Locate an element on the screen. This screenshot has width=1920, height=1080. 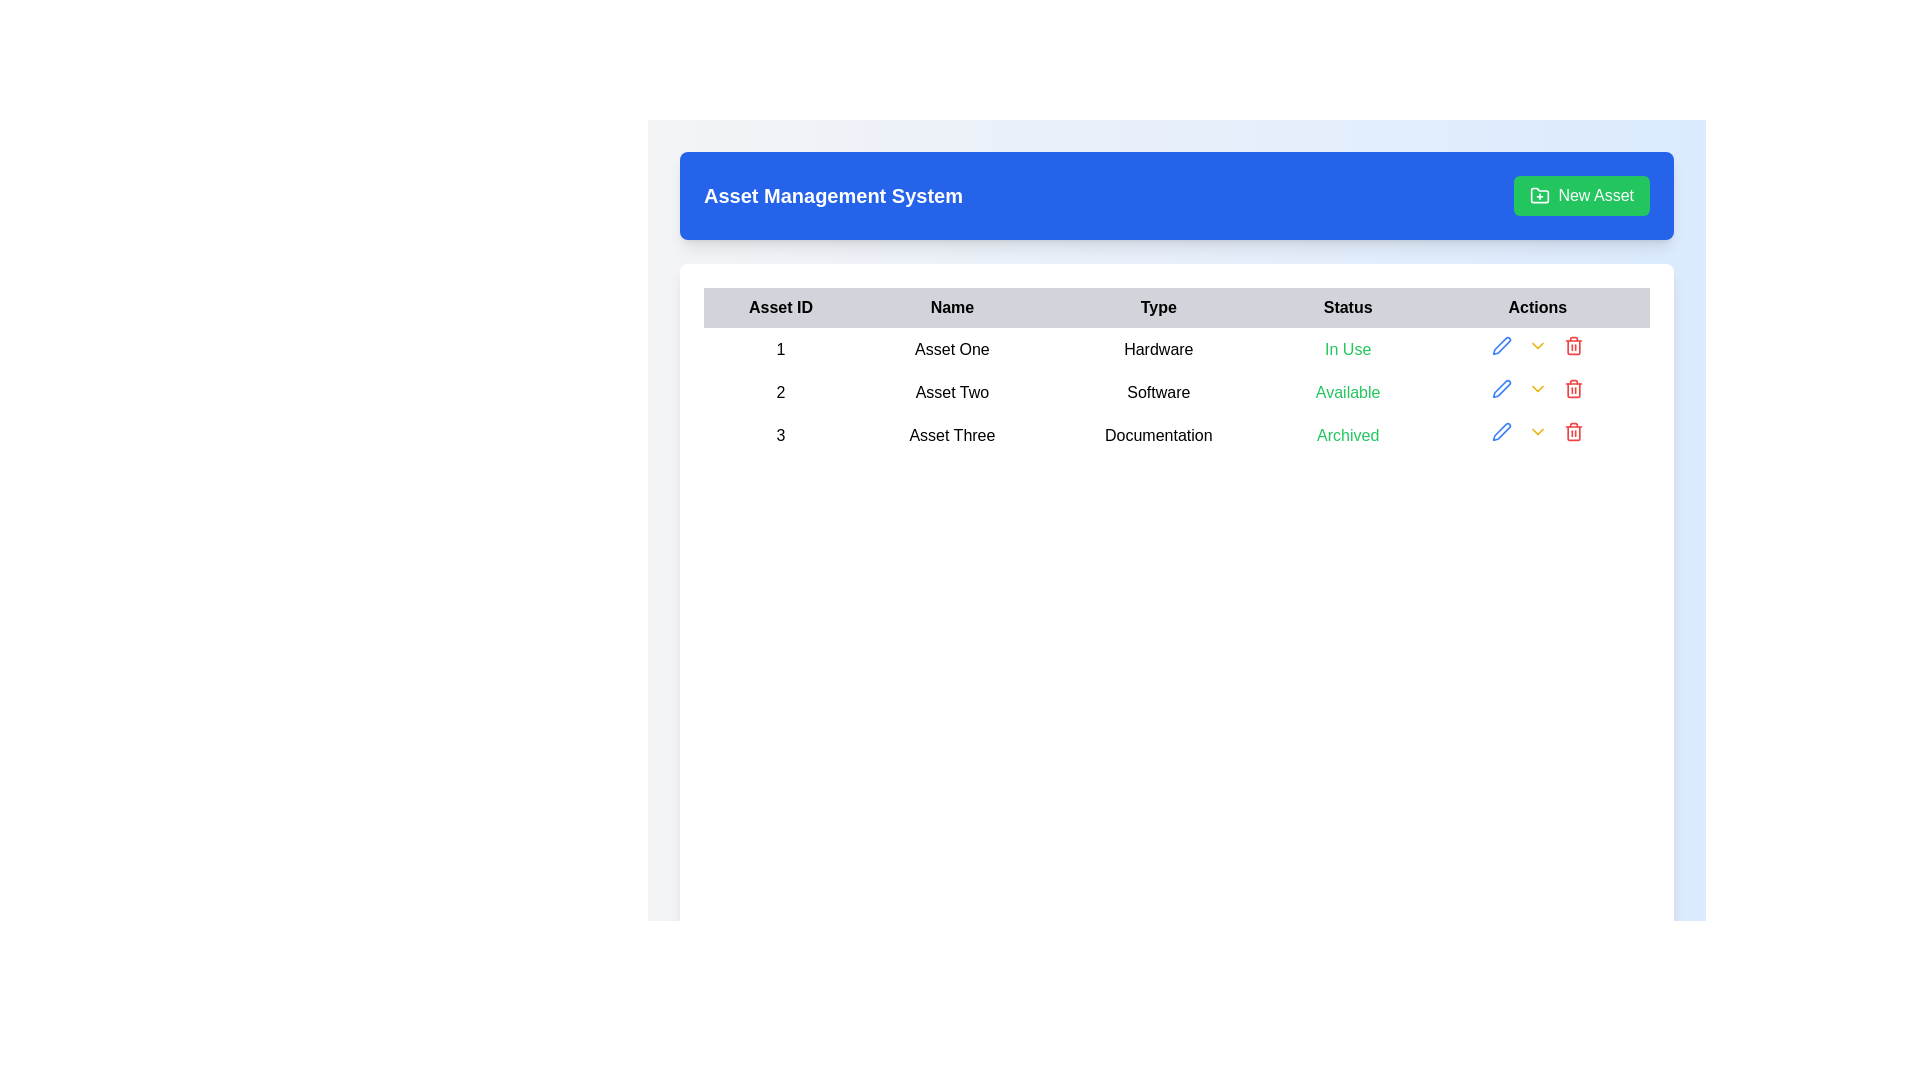
the 'Status' text label in the header row of the table, which is styled with padding and set against a gray background, positioned between 'Type' and 'Actions' is located at coordinates (1348, 308).